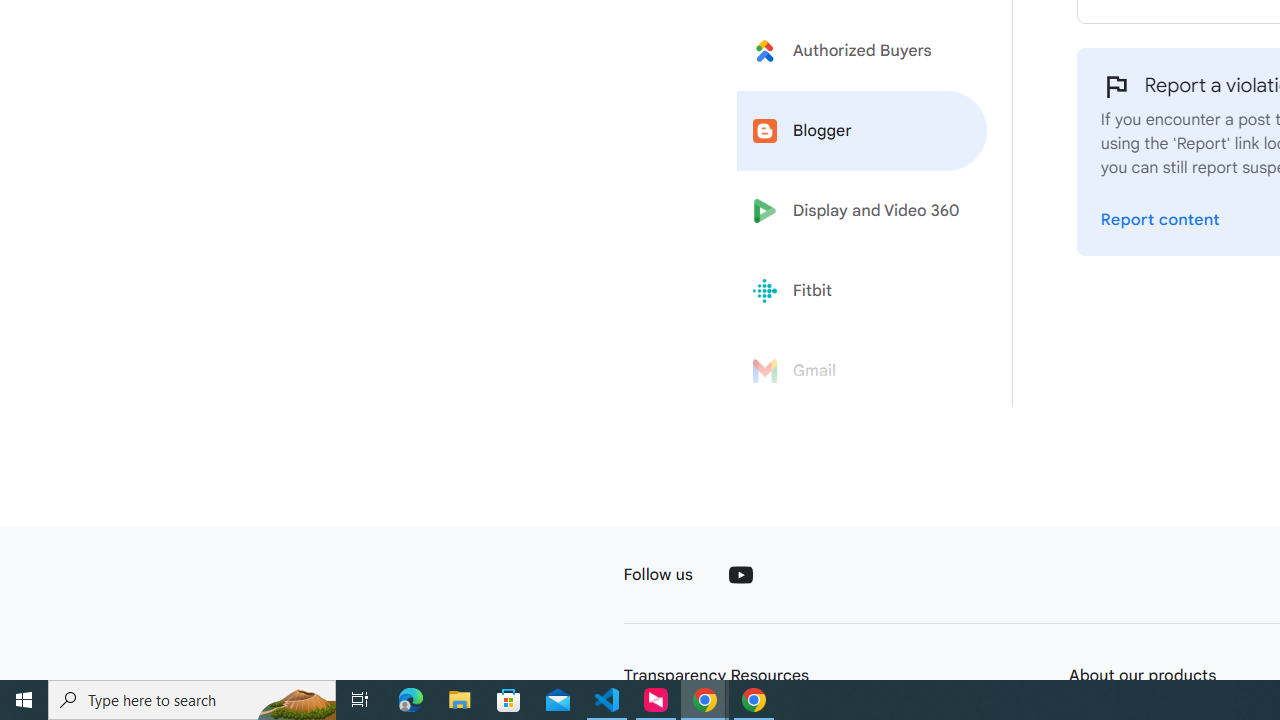 The image size is (1280, 720). Describe the element at coordinates (862, 371) in the screenshot. I see `'Gmail'` at that location.